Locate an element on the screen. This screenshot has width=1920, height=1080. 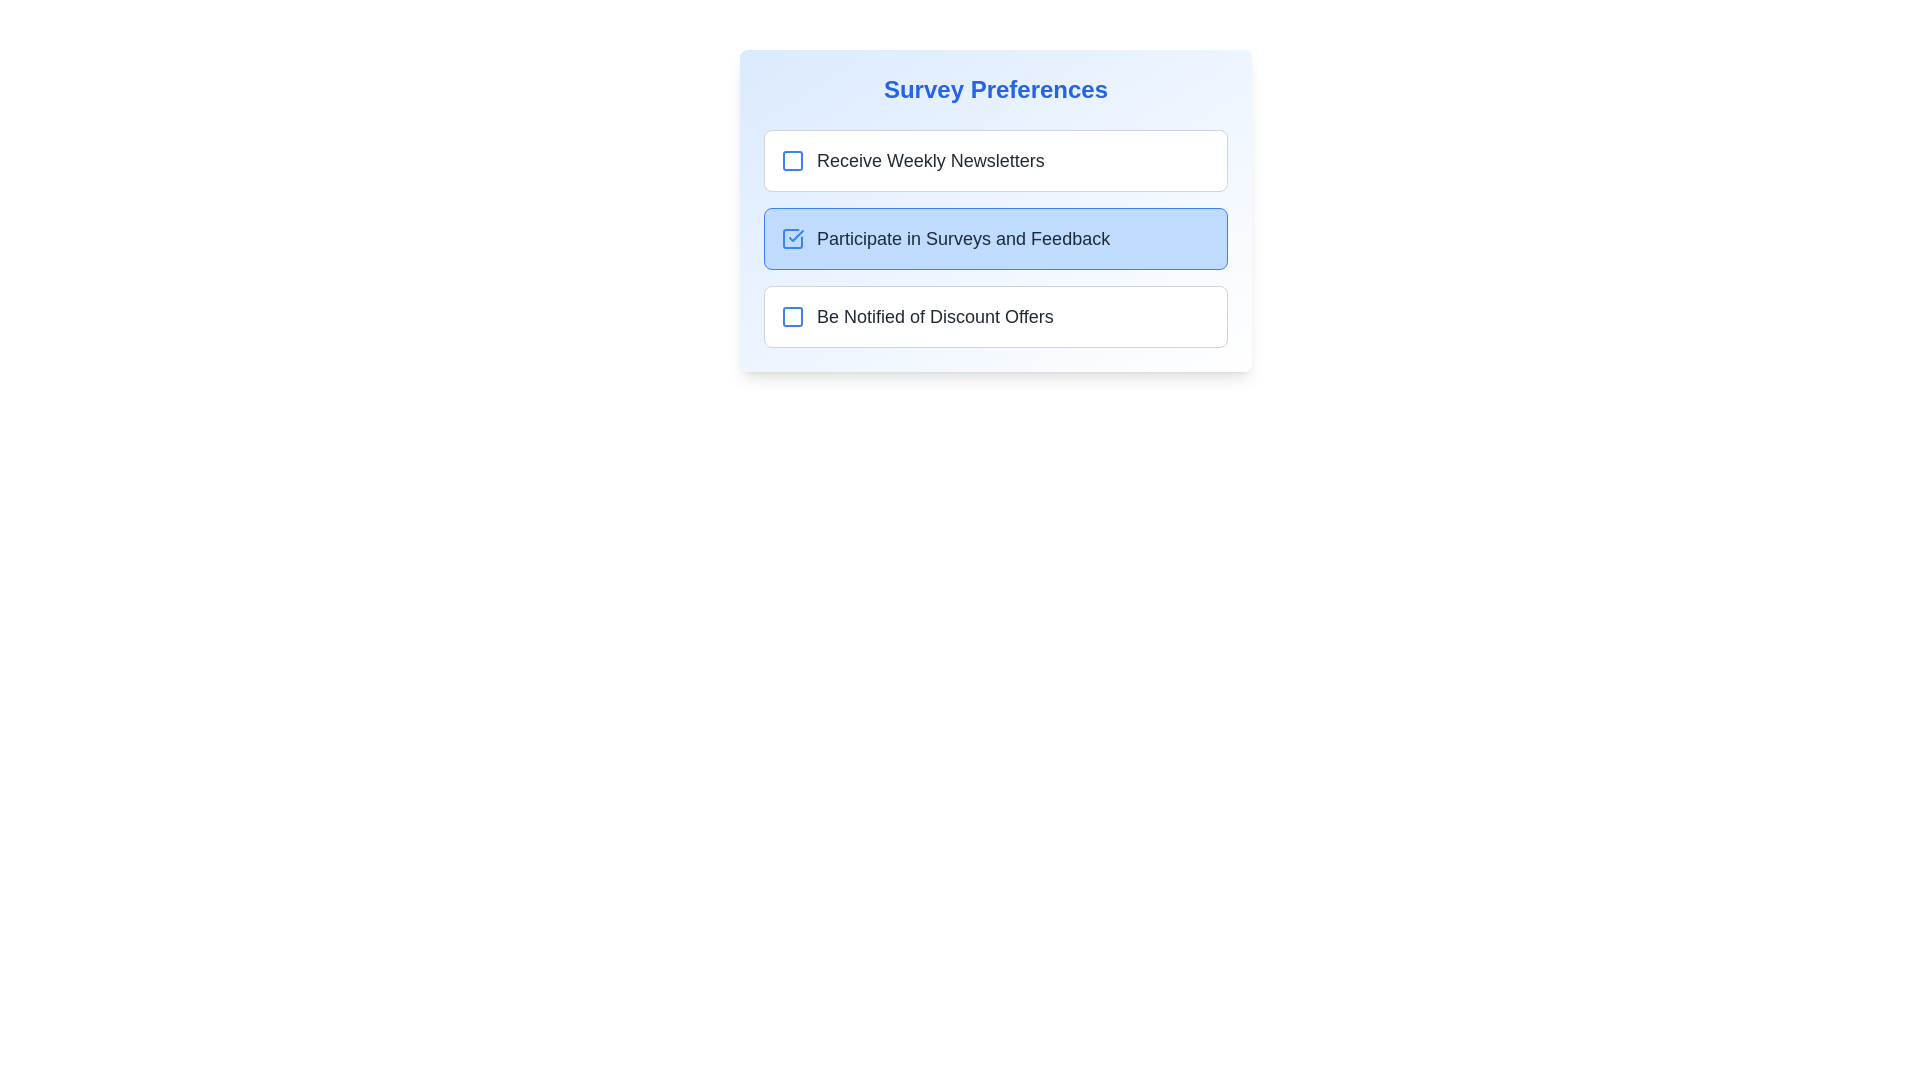
the checkbox labeled 'Subscribe to Weekly Newsletters' is located at coordinates (996, 160).